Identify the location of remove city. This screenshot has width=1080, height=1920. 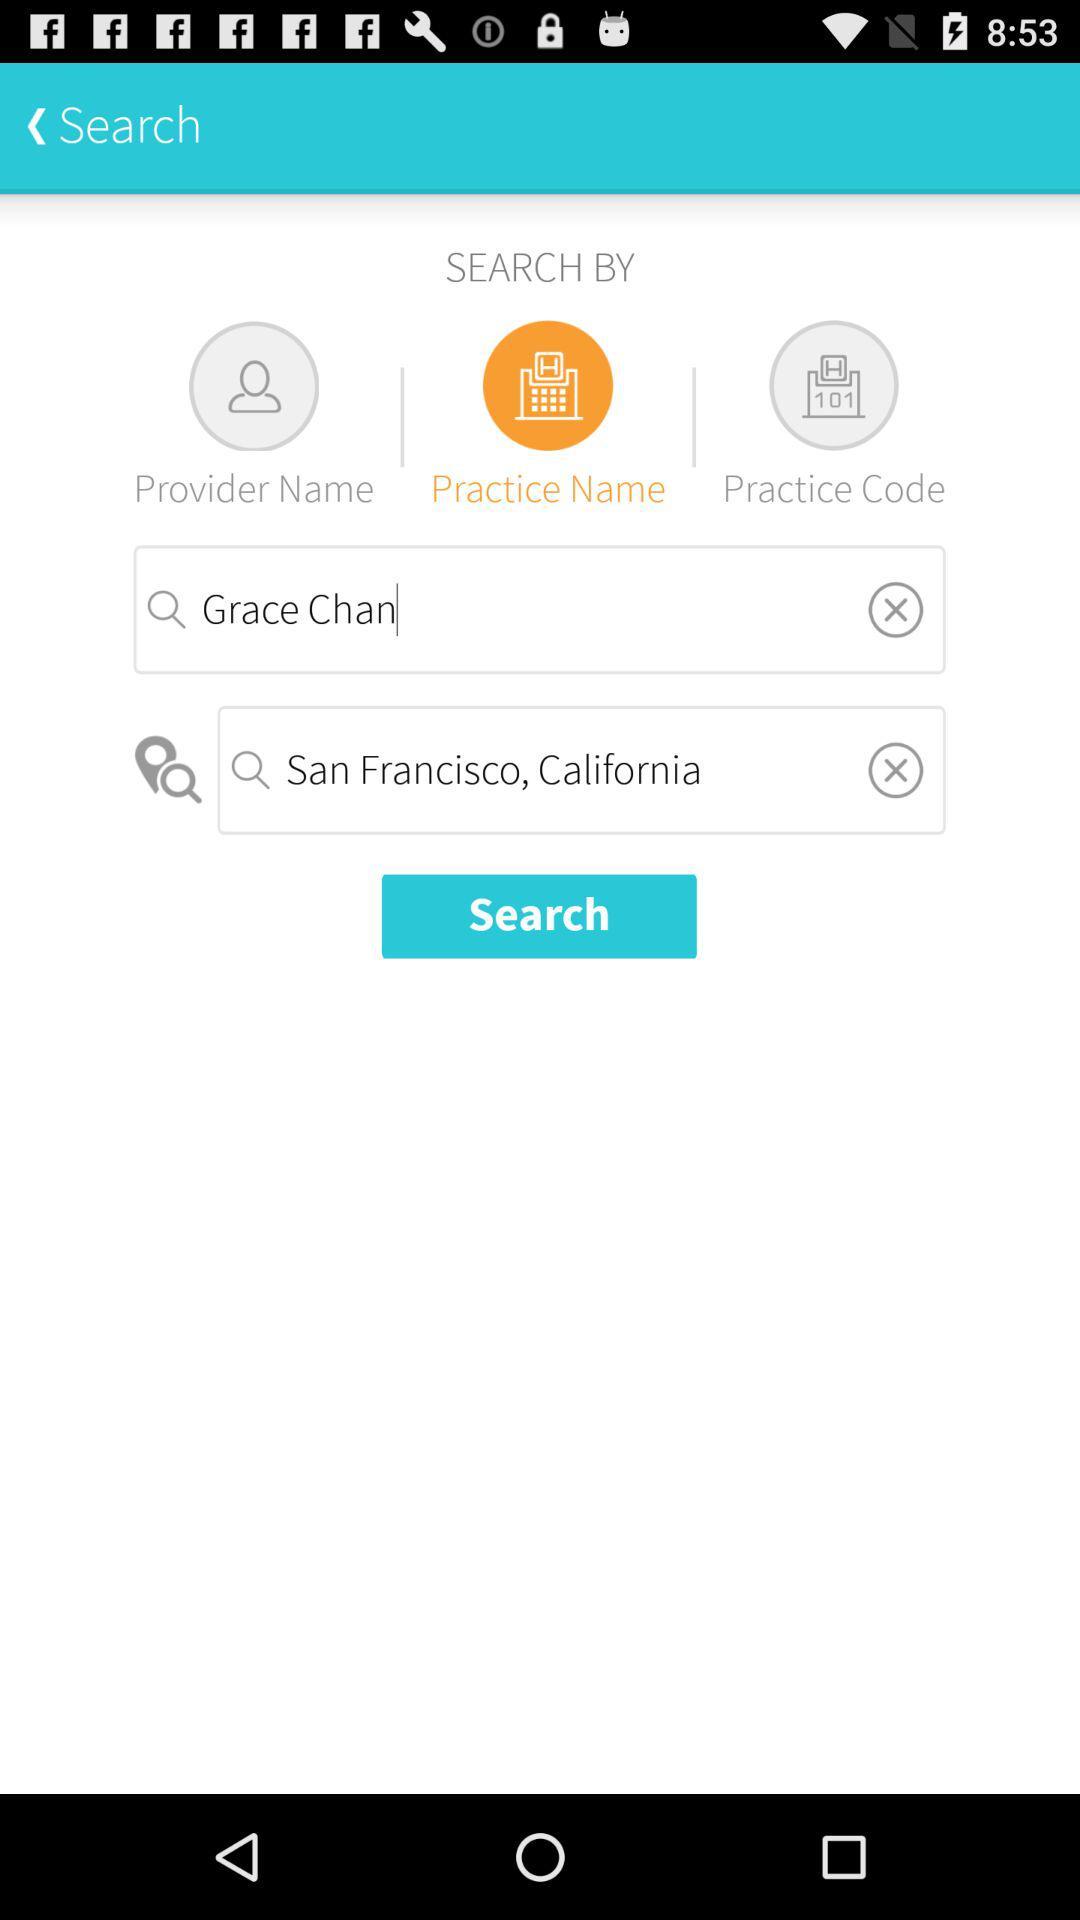
(894, 768).